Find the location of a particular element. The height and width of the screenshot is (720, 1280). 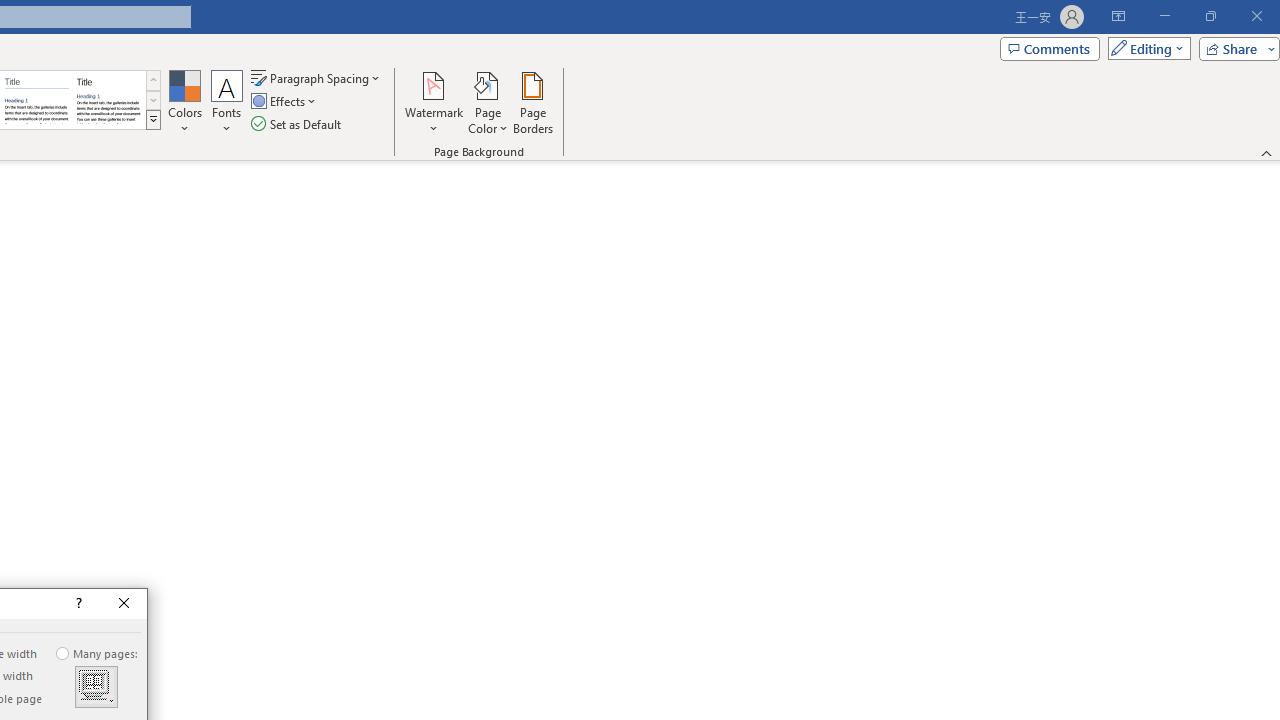

'Colors' is located at coordinates (184, 103).